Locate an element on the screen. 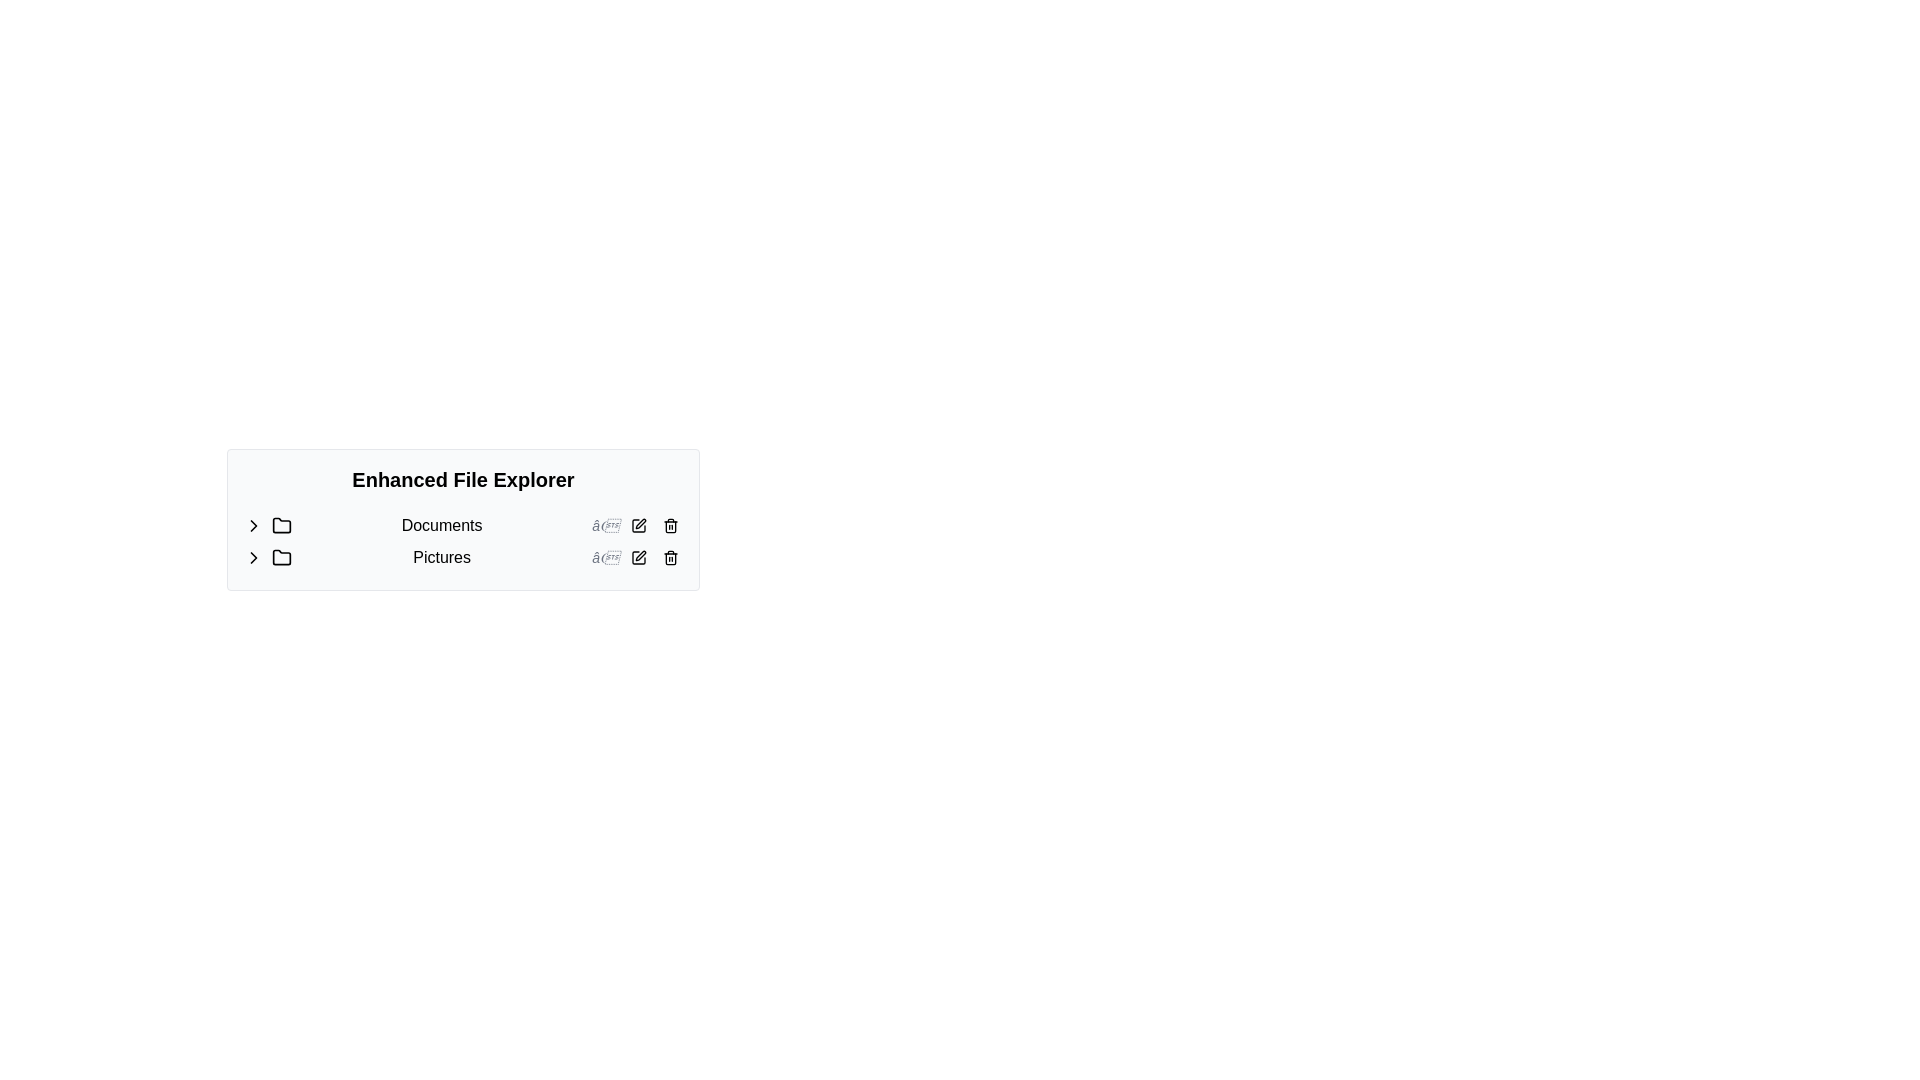 The width and height of the screenshot is (1920, 1080). the button that initiates editing operations related to the 'Documents' entry in the file explorer is located at coordinates (637, 524).